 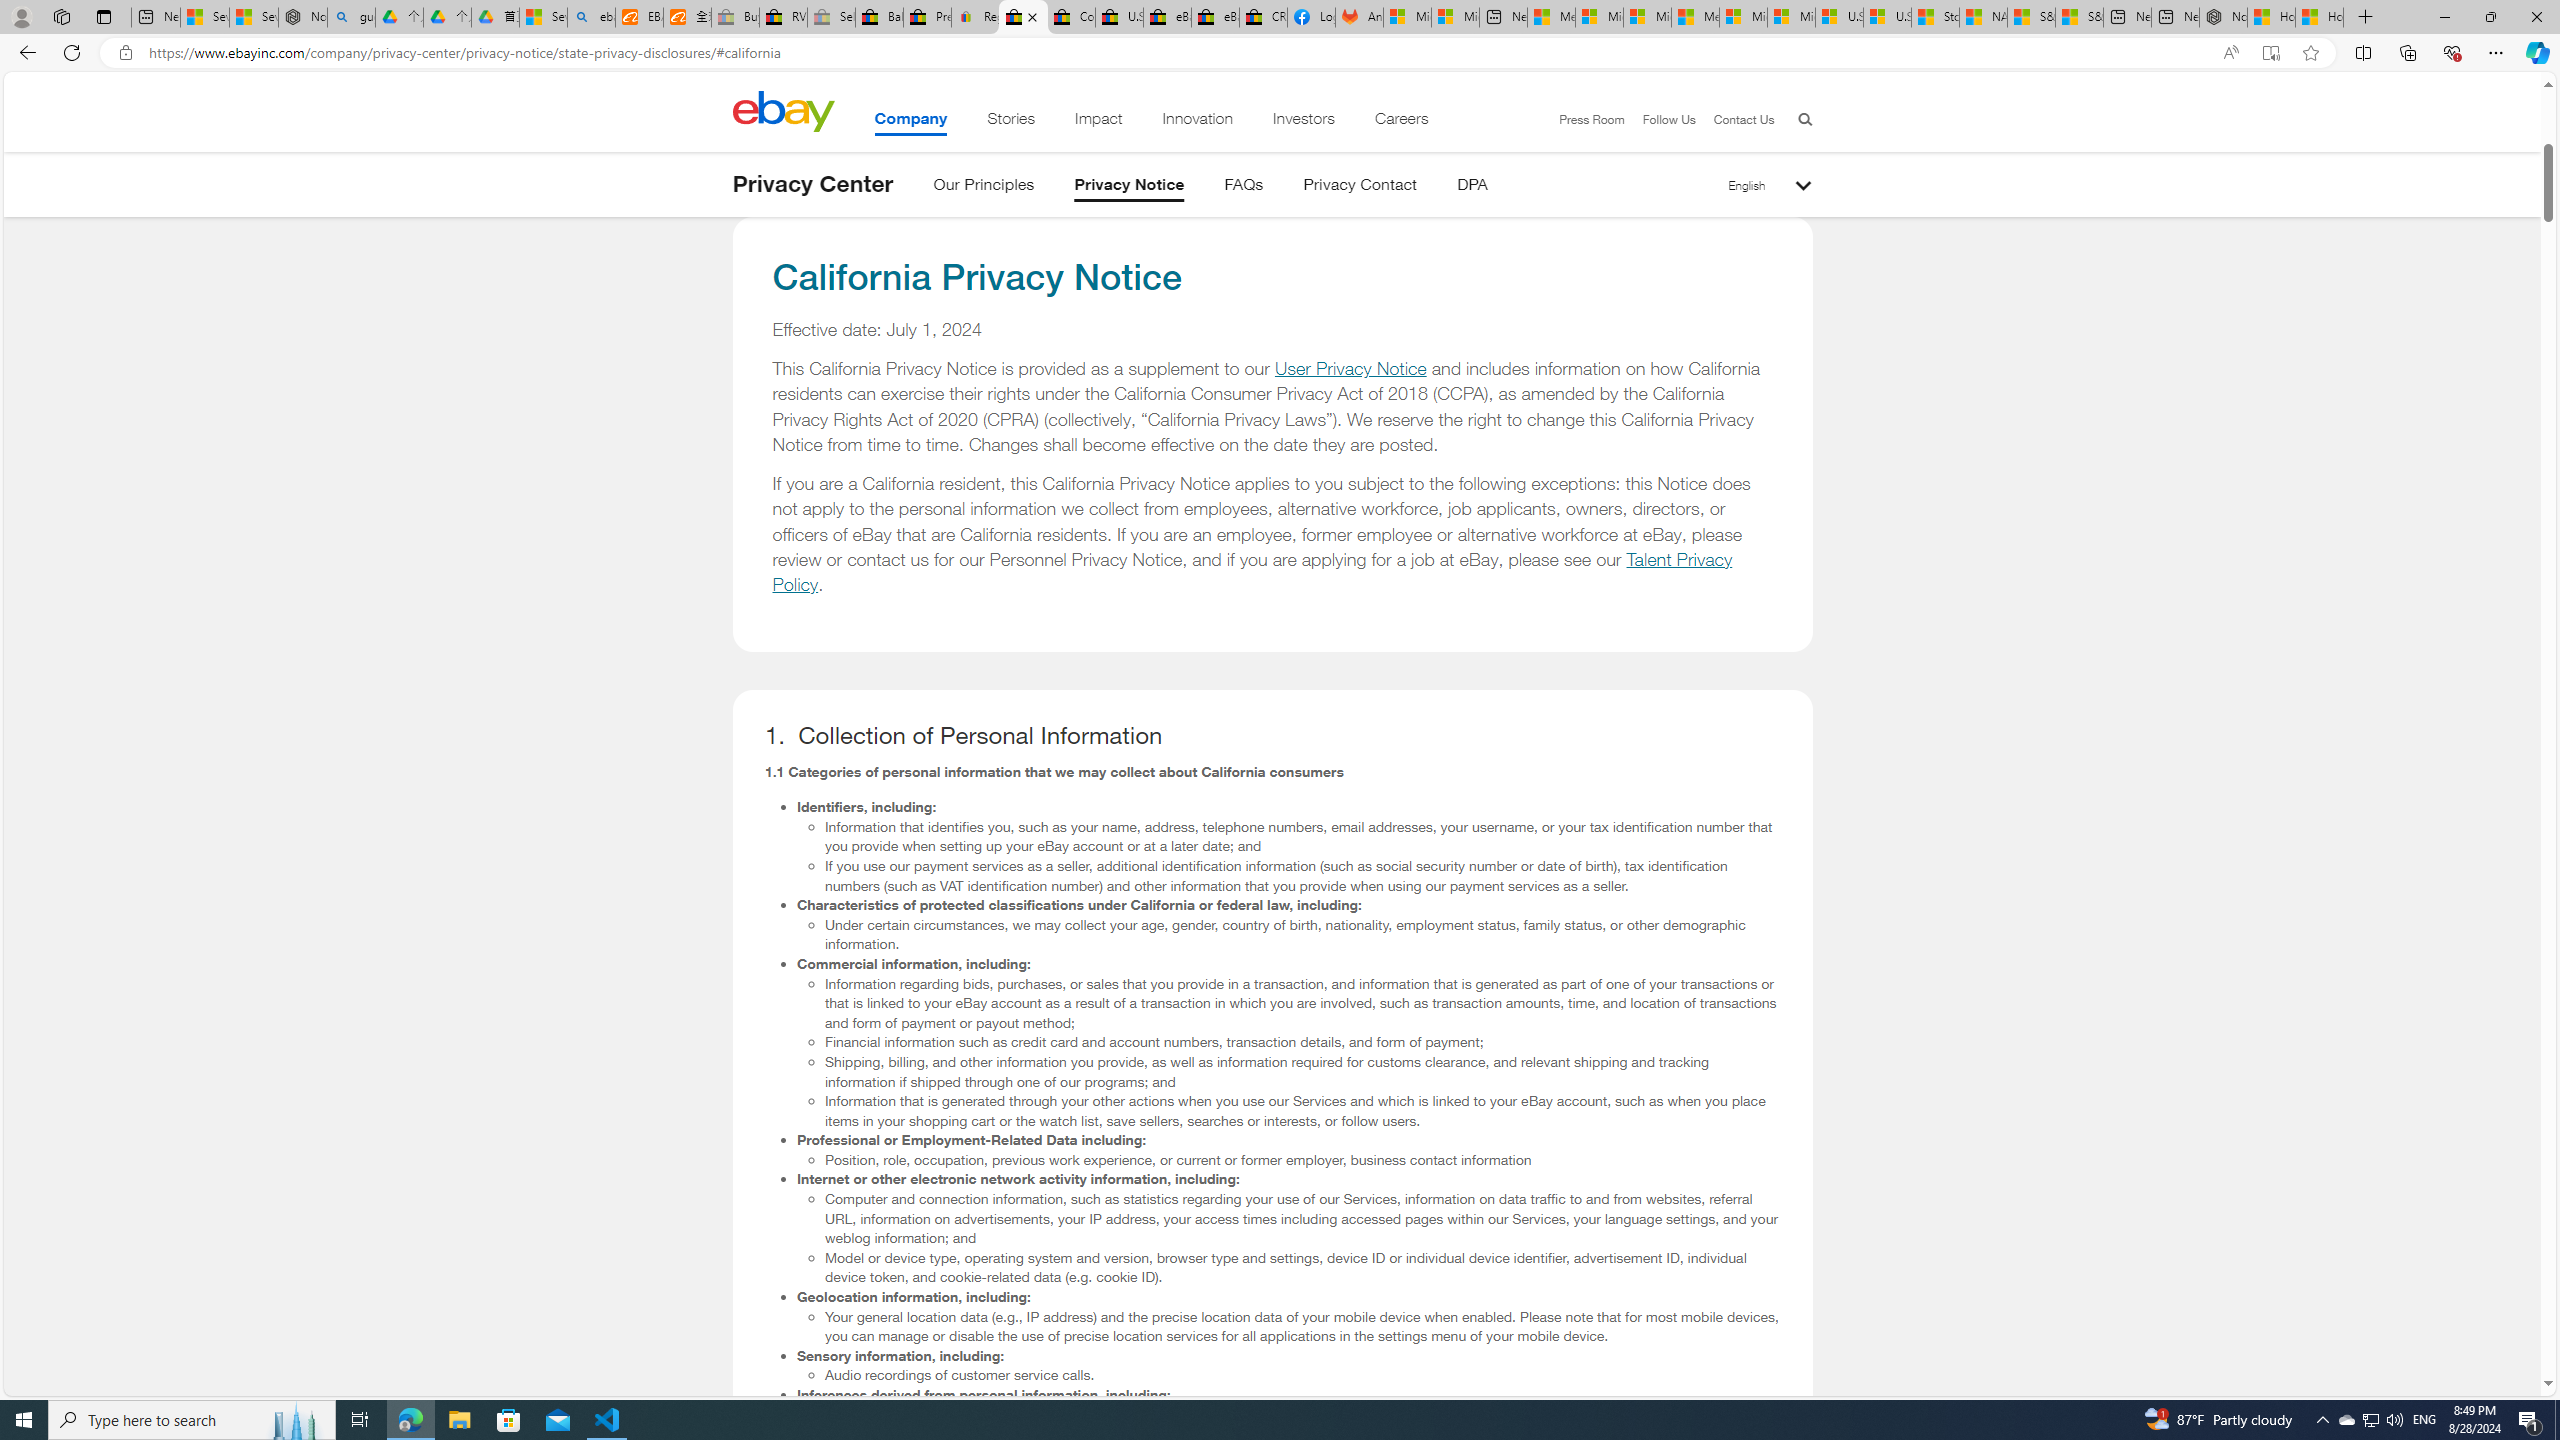 I want to click on 'Sell worldwide with eBay - Sleeping', so click(x=831, y=16).